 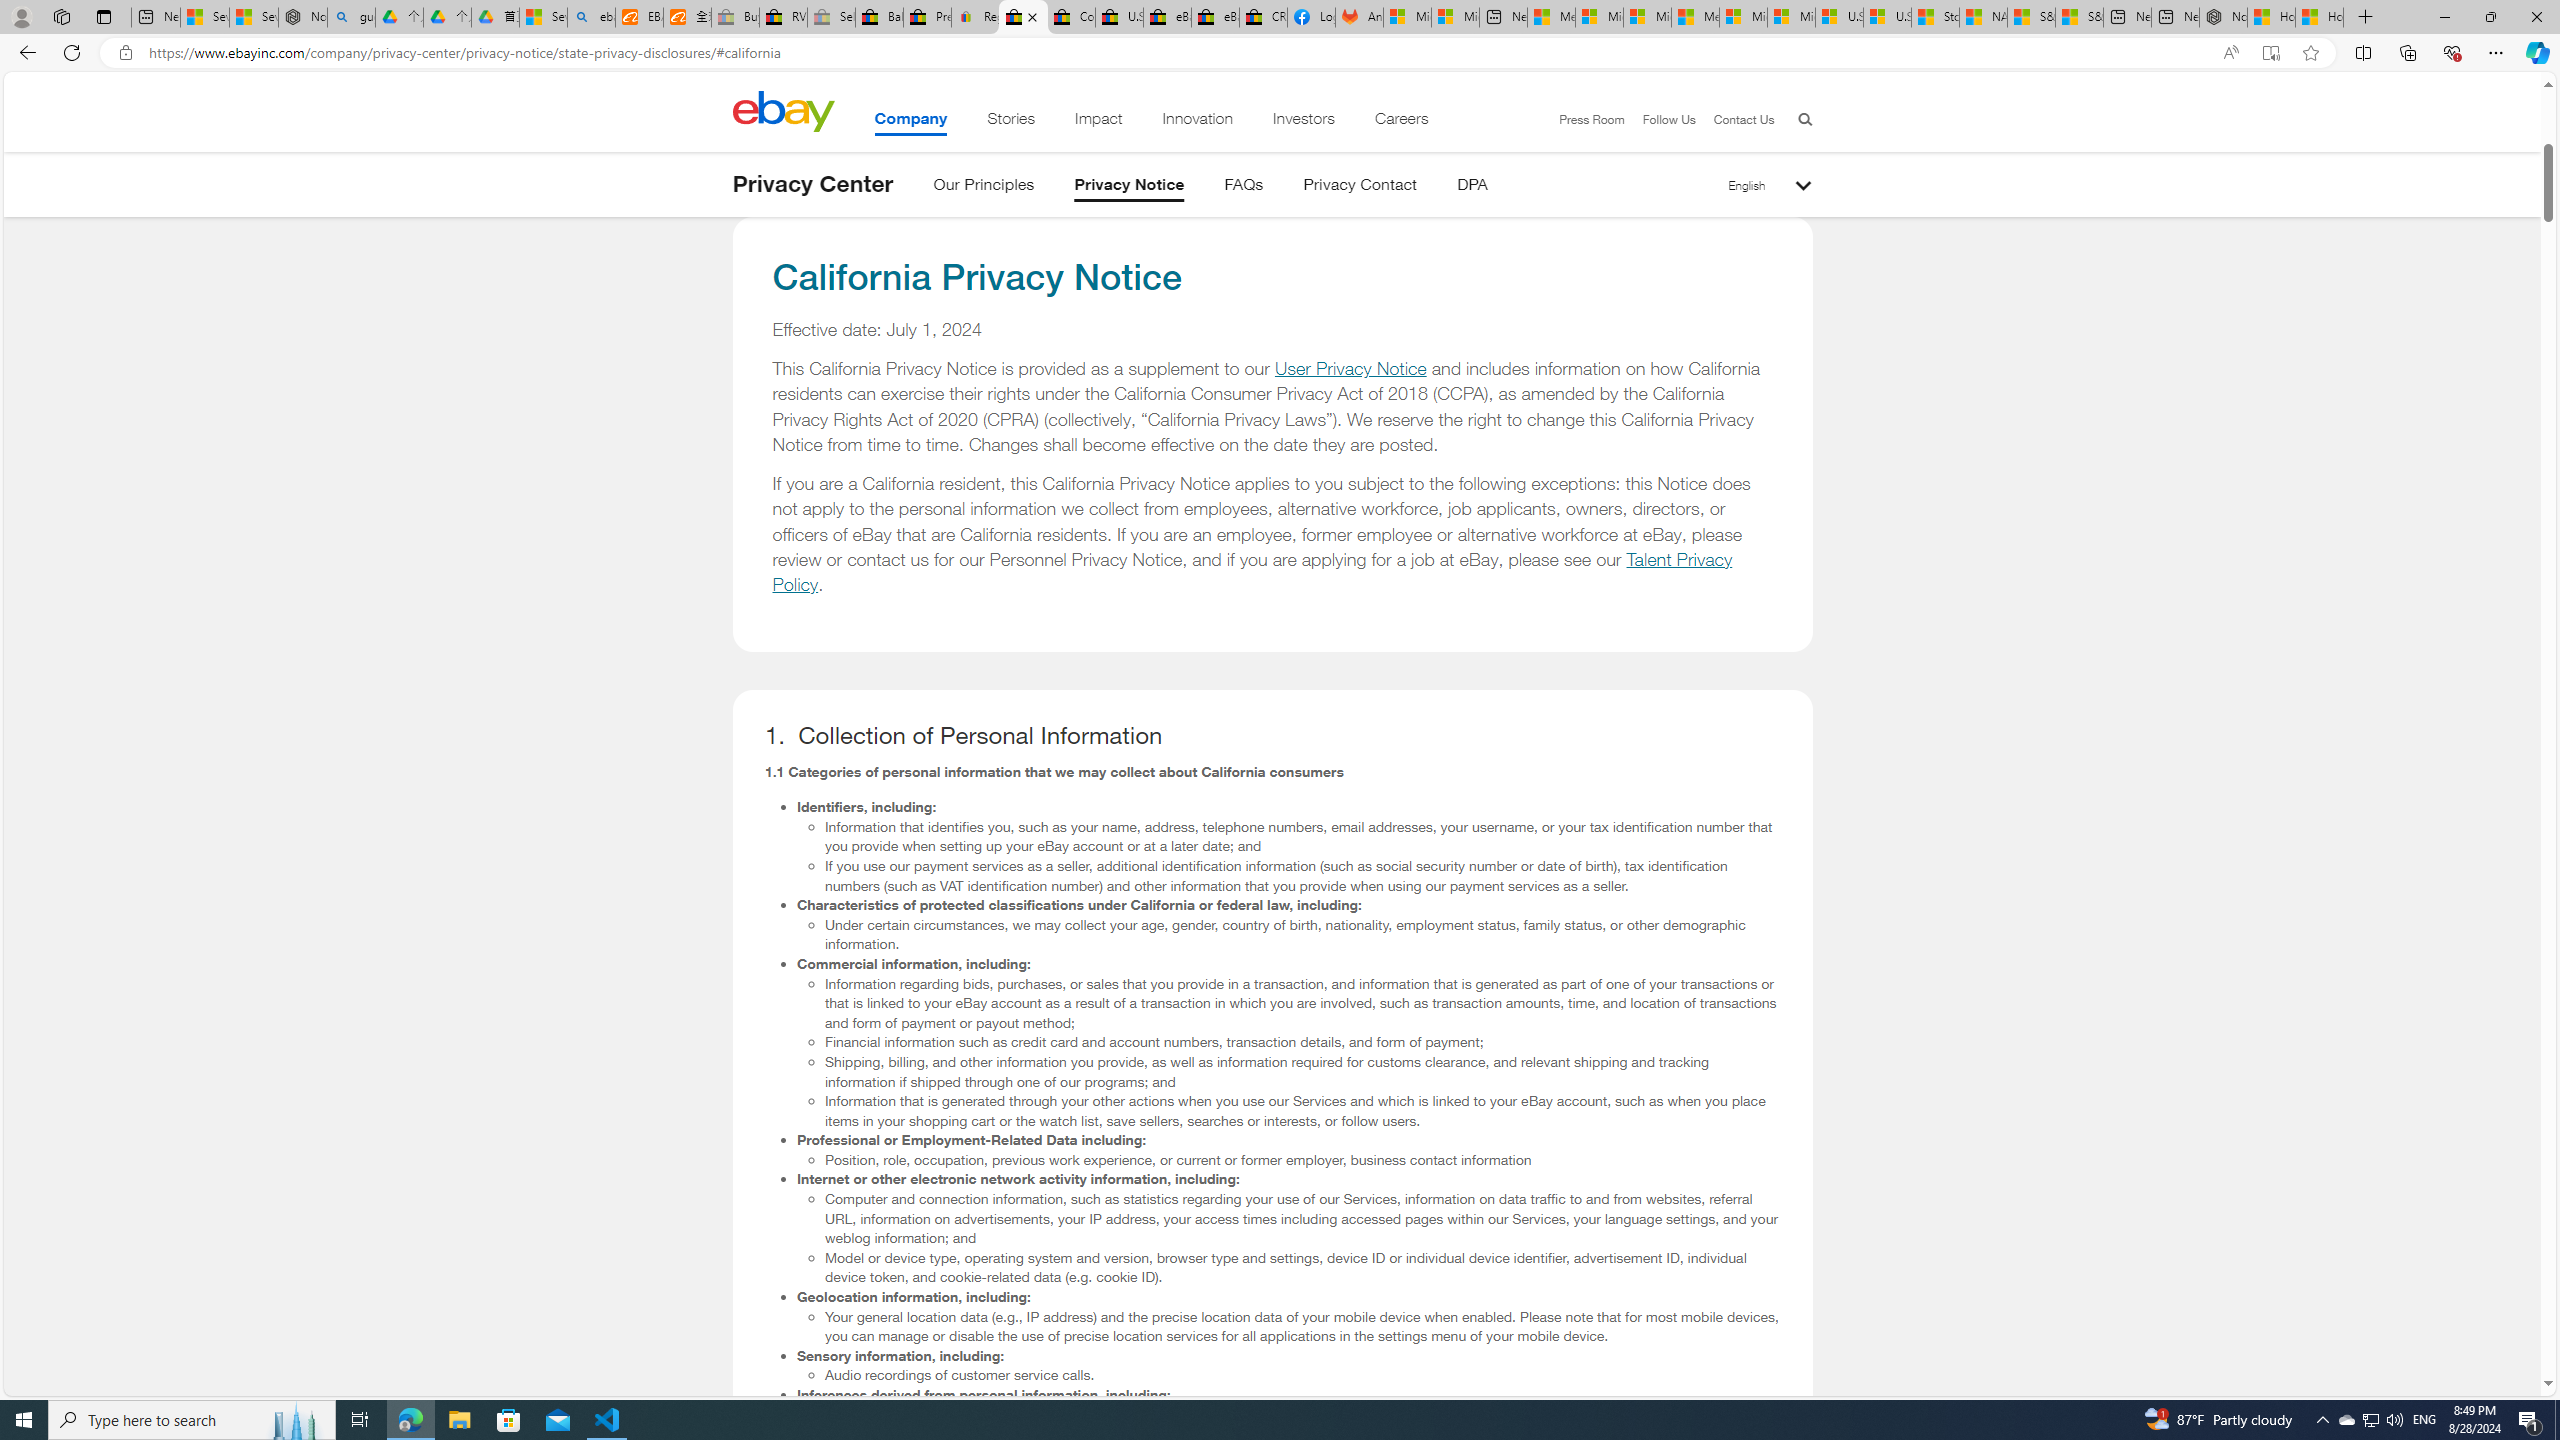 I want to click on 'Sell worldwide with eBay - Sleeping', so click(x=831, y=16).